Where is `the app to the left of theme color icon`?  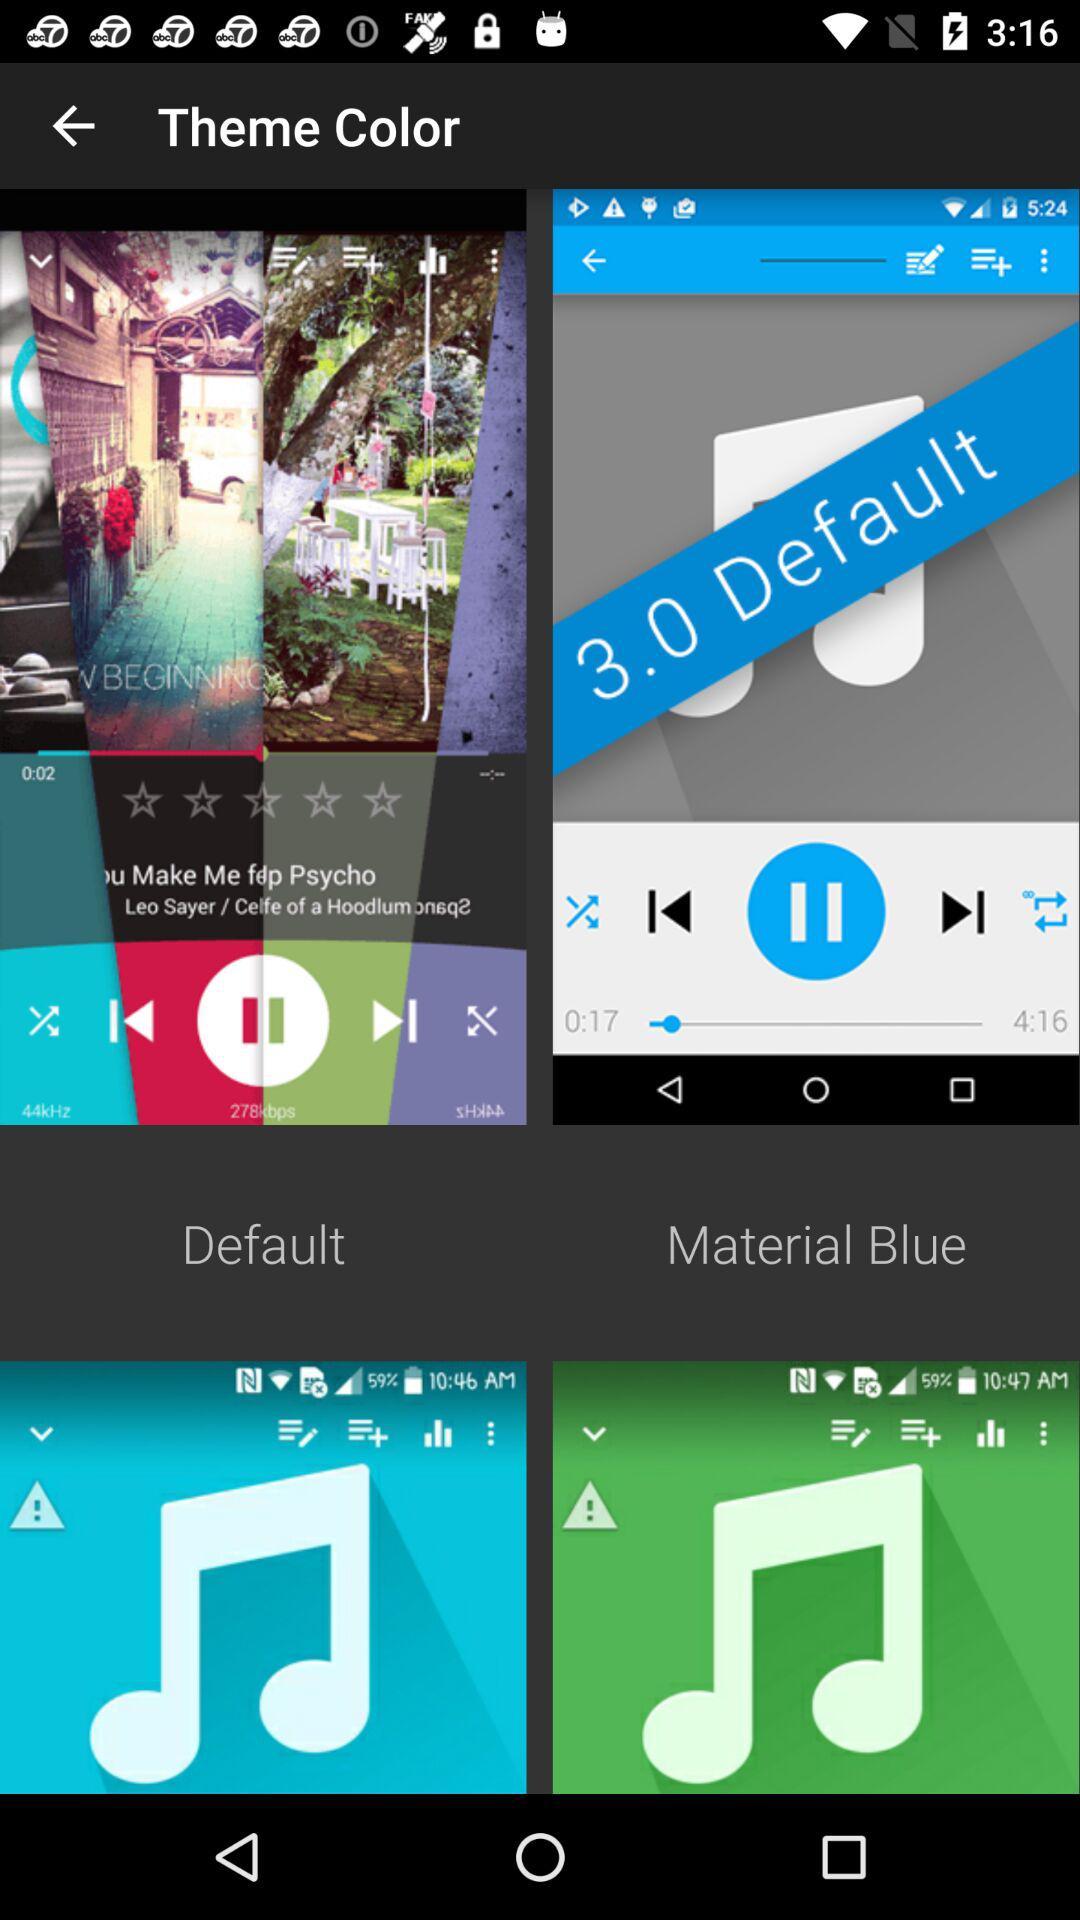 the app to the left of theme color icon is located at coordinates (72, 124).